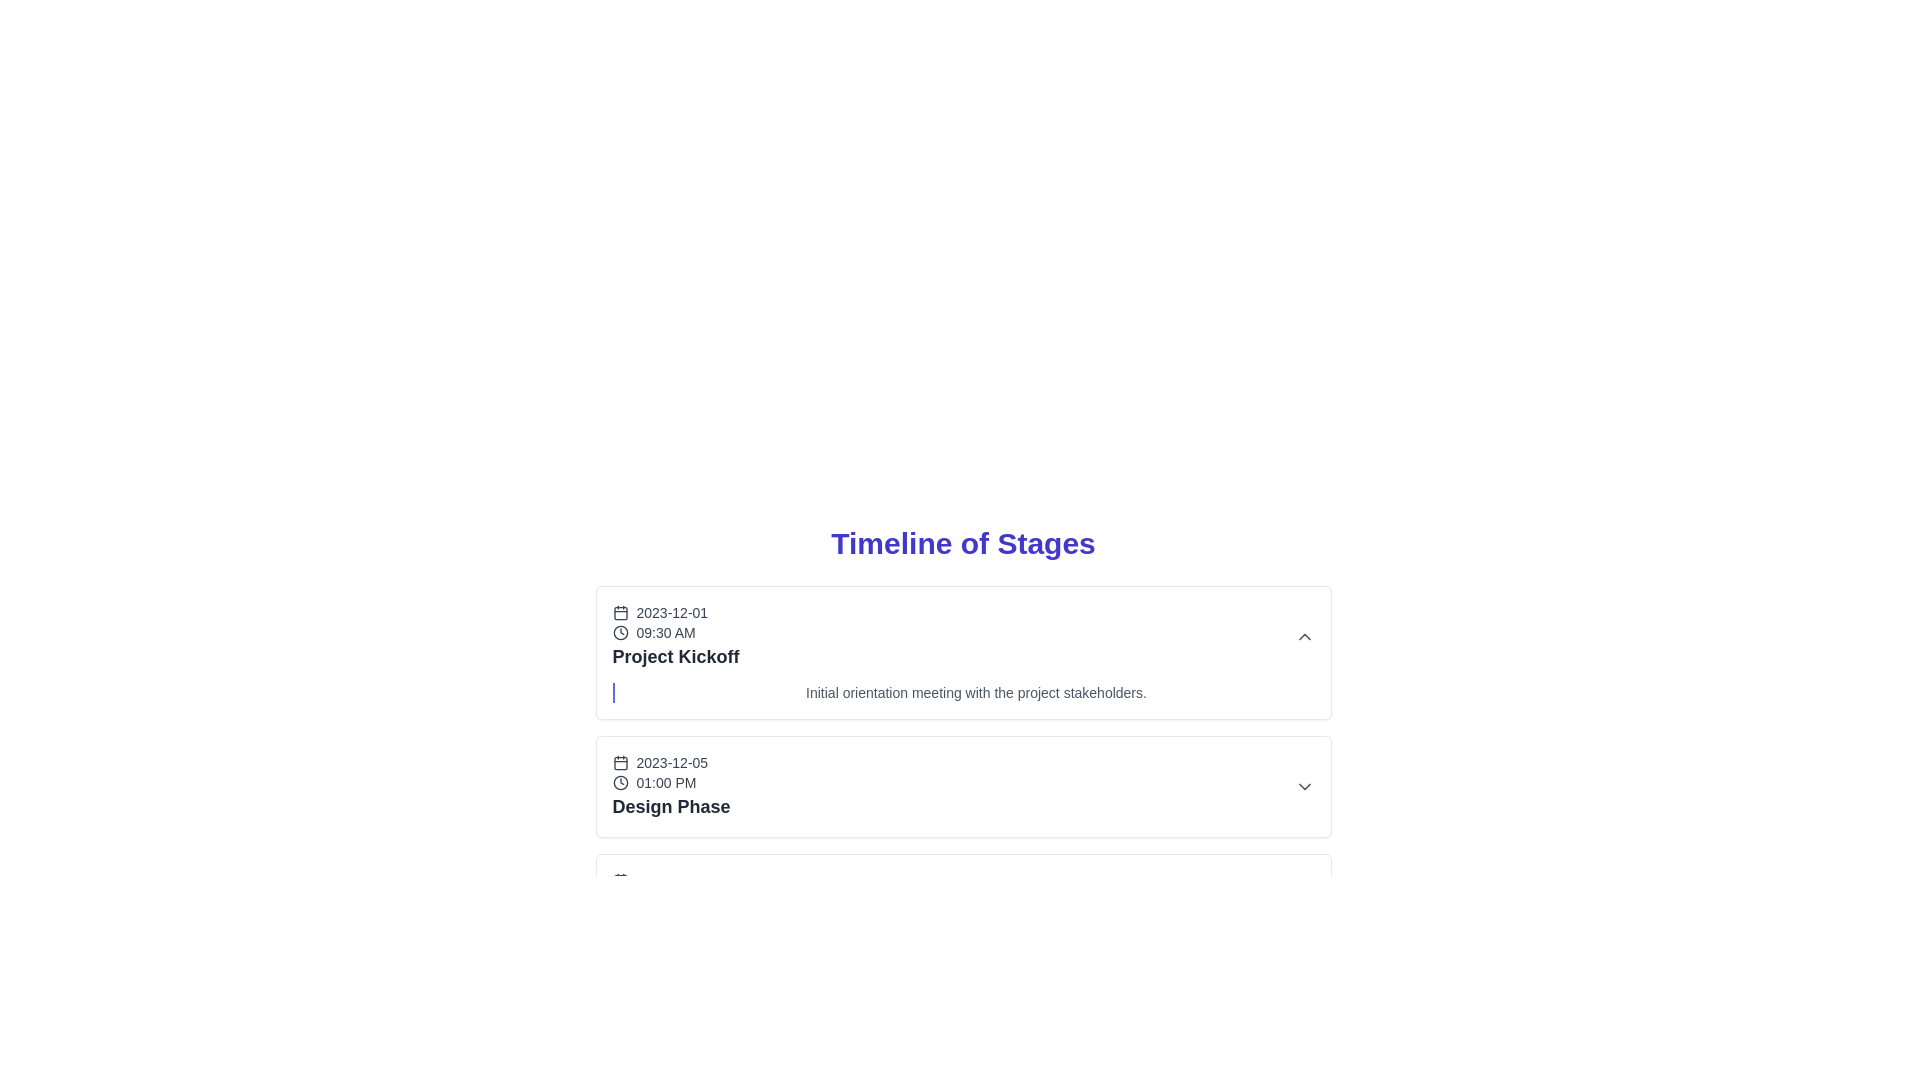 The width and height of the screenshot is (1920, 1080). Describe the element at coordinates (619, 763) in the screenshot. I see `the small calendar icon that is positioned to the left of the '2023-12-05' text block, aligning horizontally with the date text in the second timeline entry` at that location.